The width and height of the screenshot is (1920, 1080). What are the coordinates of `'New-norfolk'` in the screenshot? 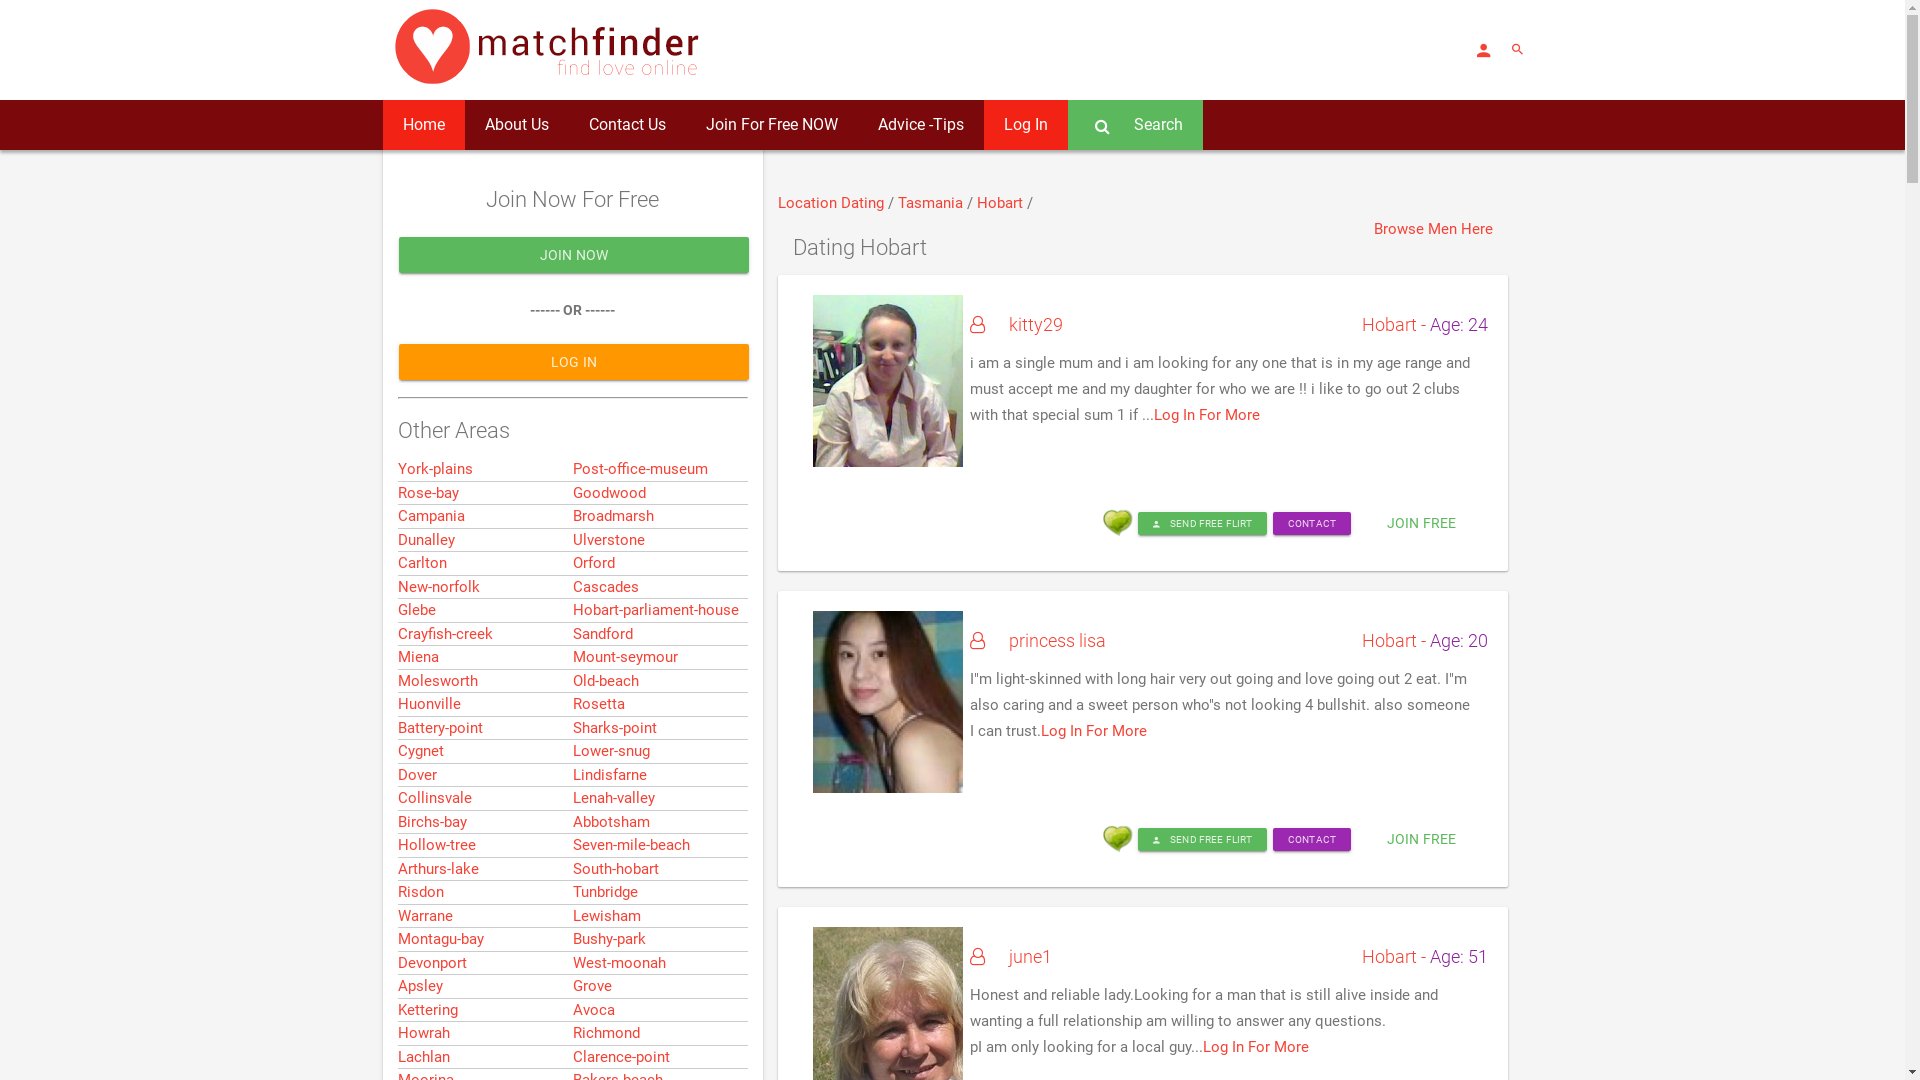 It's located at (437, 585).